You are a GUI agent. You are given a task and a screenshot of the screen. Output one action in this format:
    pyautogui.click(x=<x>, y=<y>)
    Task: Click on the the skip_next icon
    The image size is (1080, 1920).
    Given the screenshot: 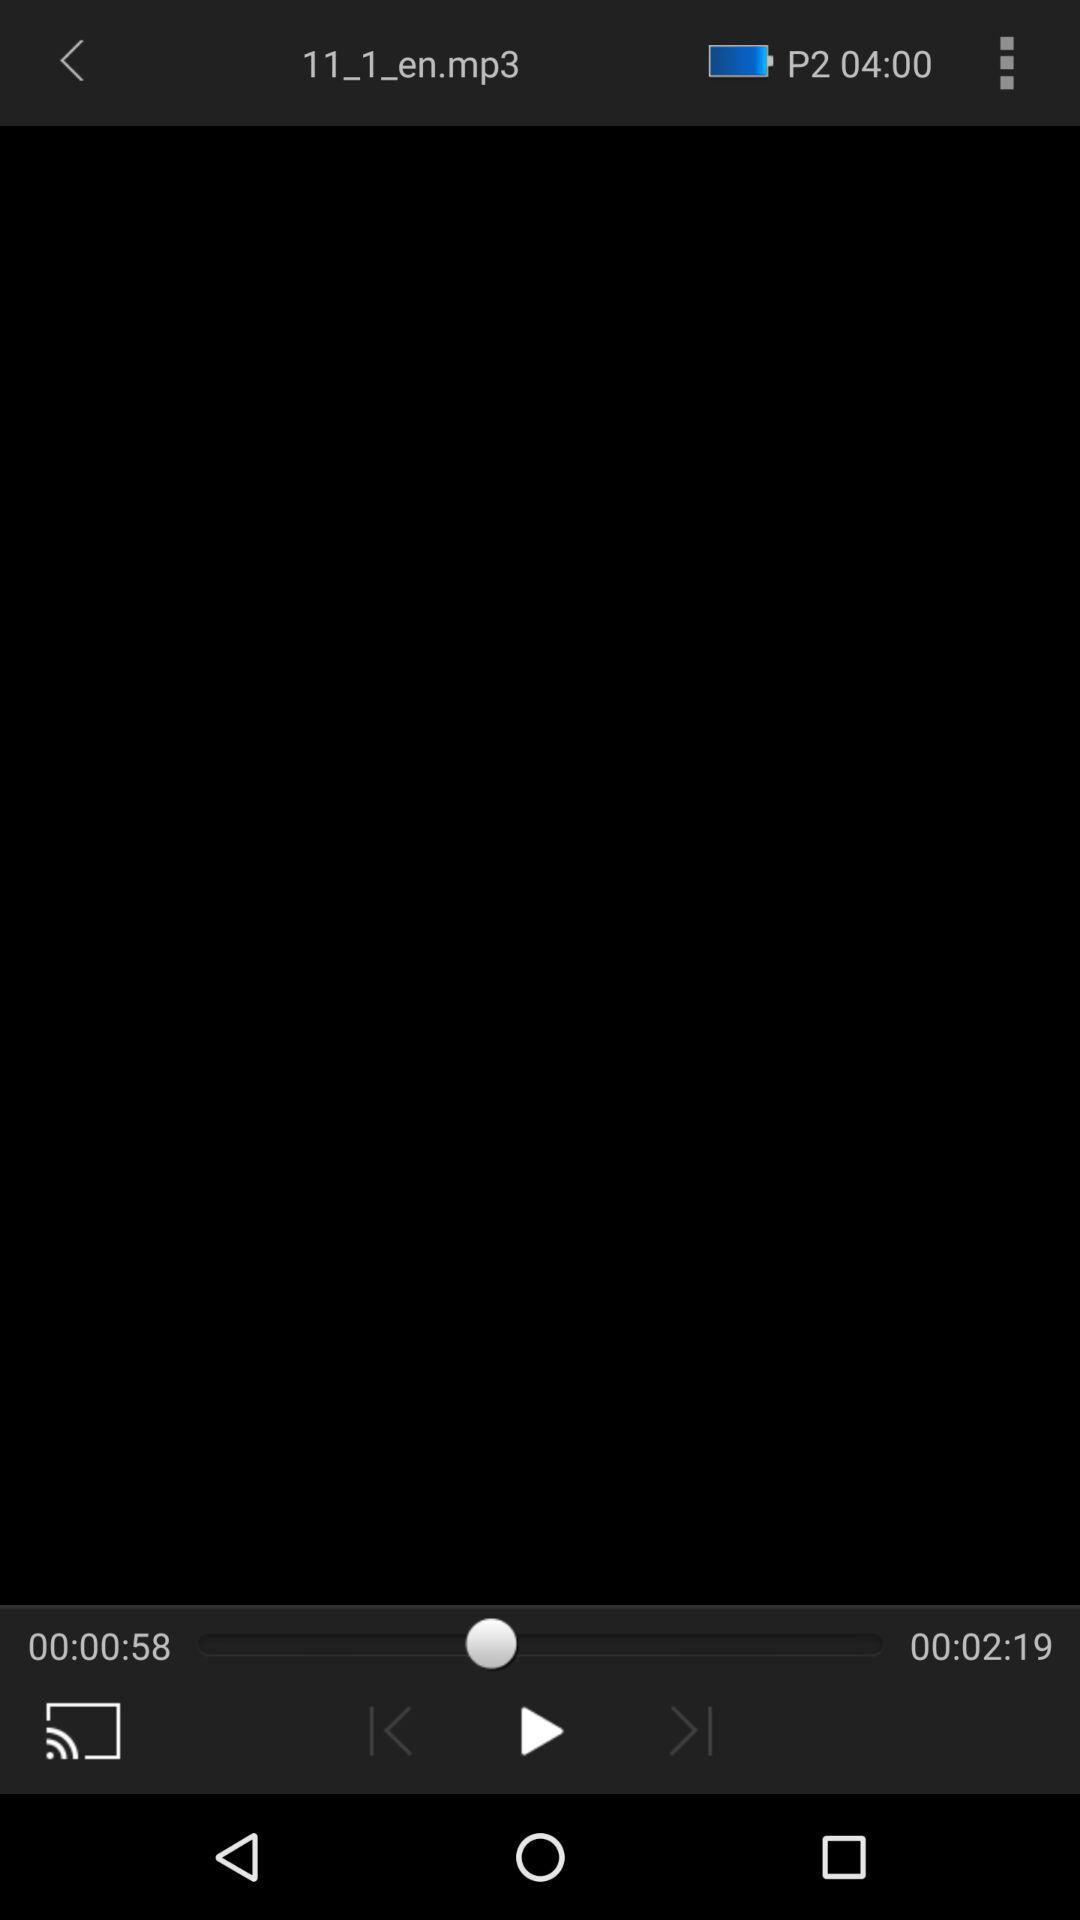 What is the action you would take?
    pyautogui.click(x=689, y=1851)
    